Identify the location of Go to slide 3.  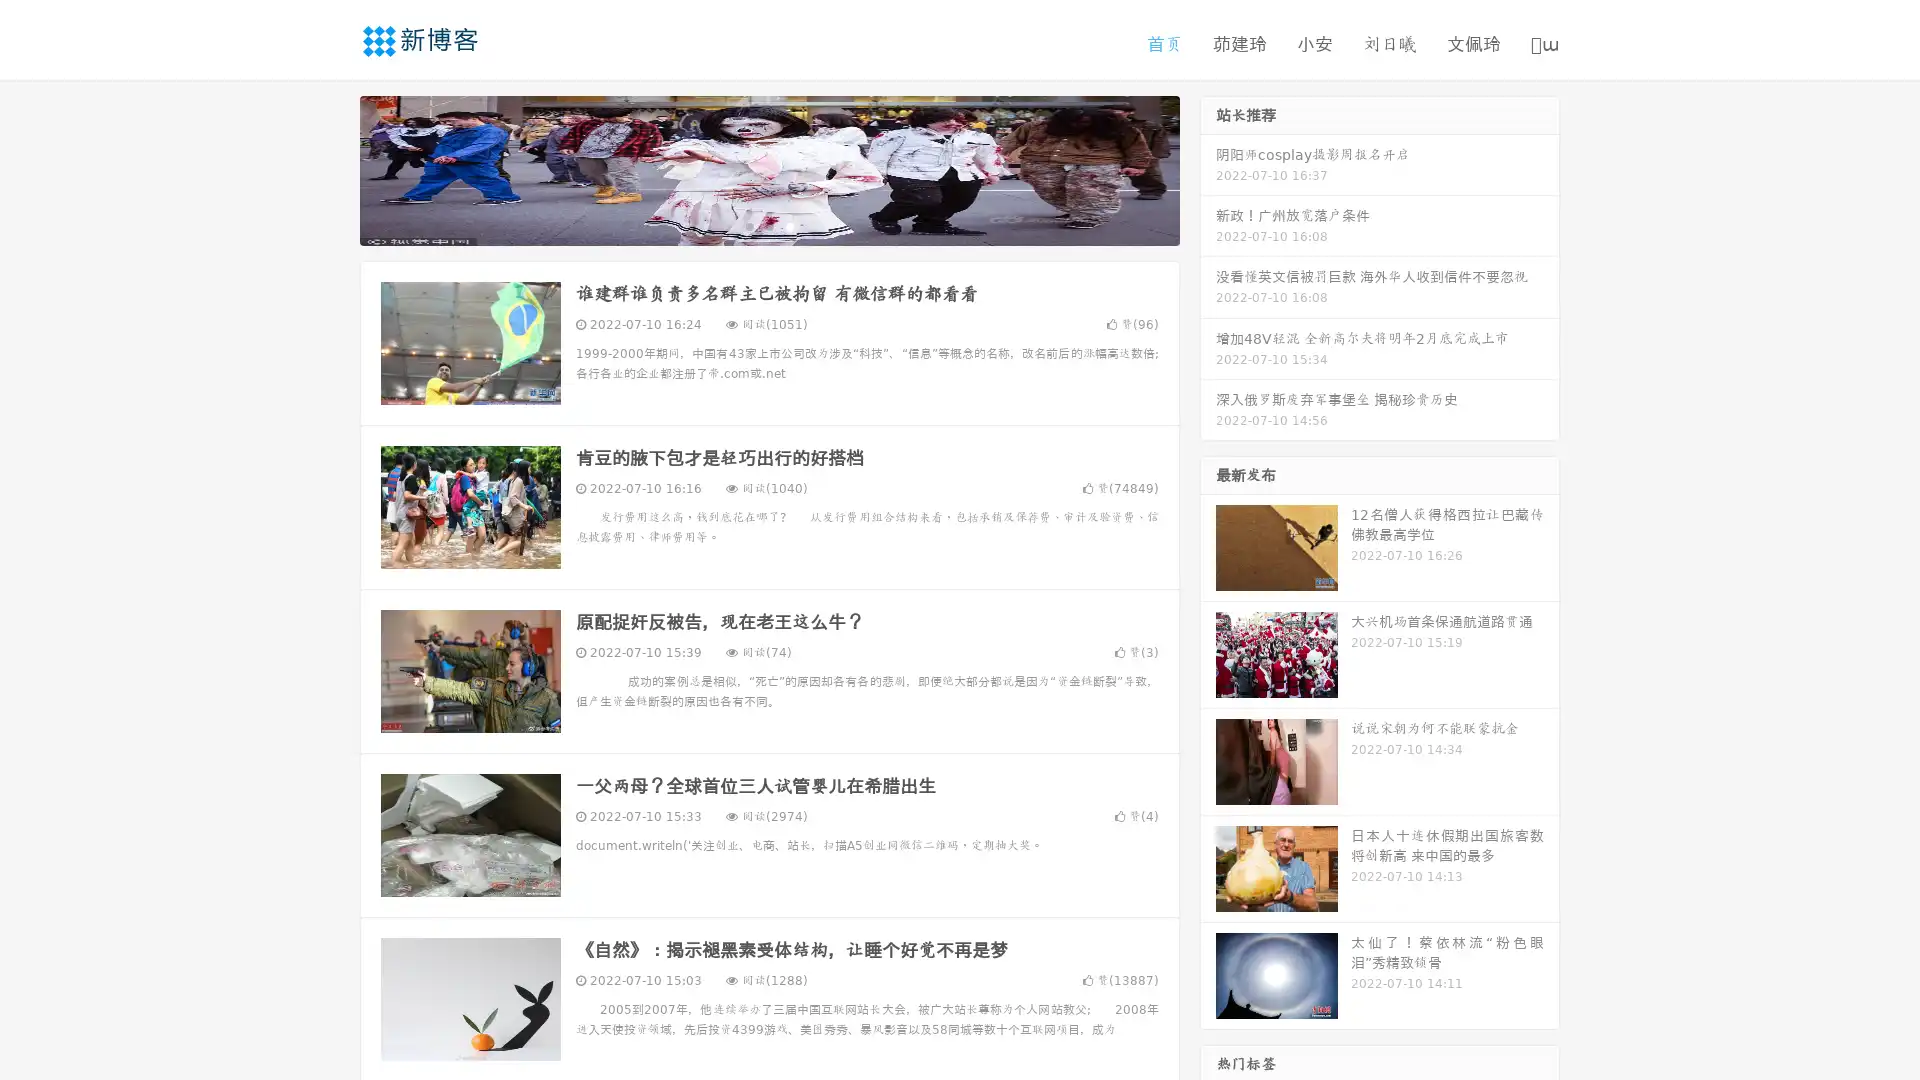
(789, 225).